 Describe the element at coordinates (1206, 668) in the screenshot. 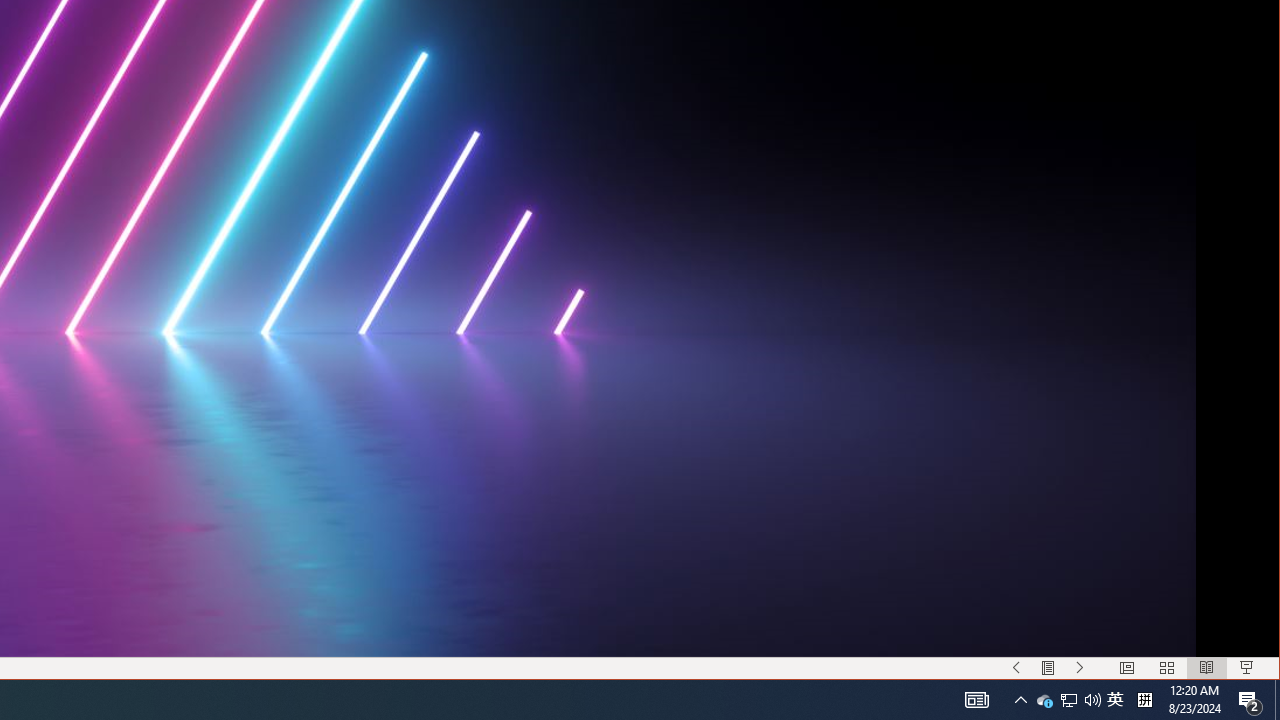

I see `'Reading View'` at that location.